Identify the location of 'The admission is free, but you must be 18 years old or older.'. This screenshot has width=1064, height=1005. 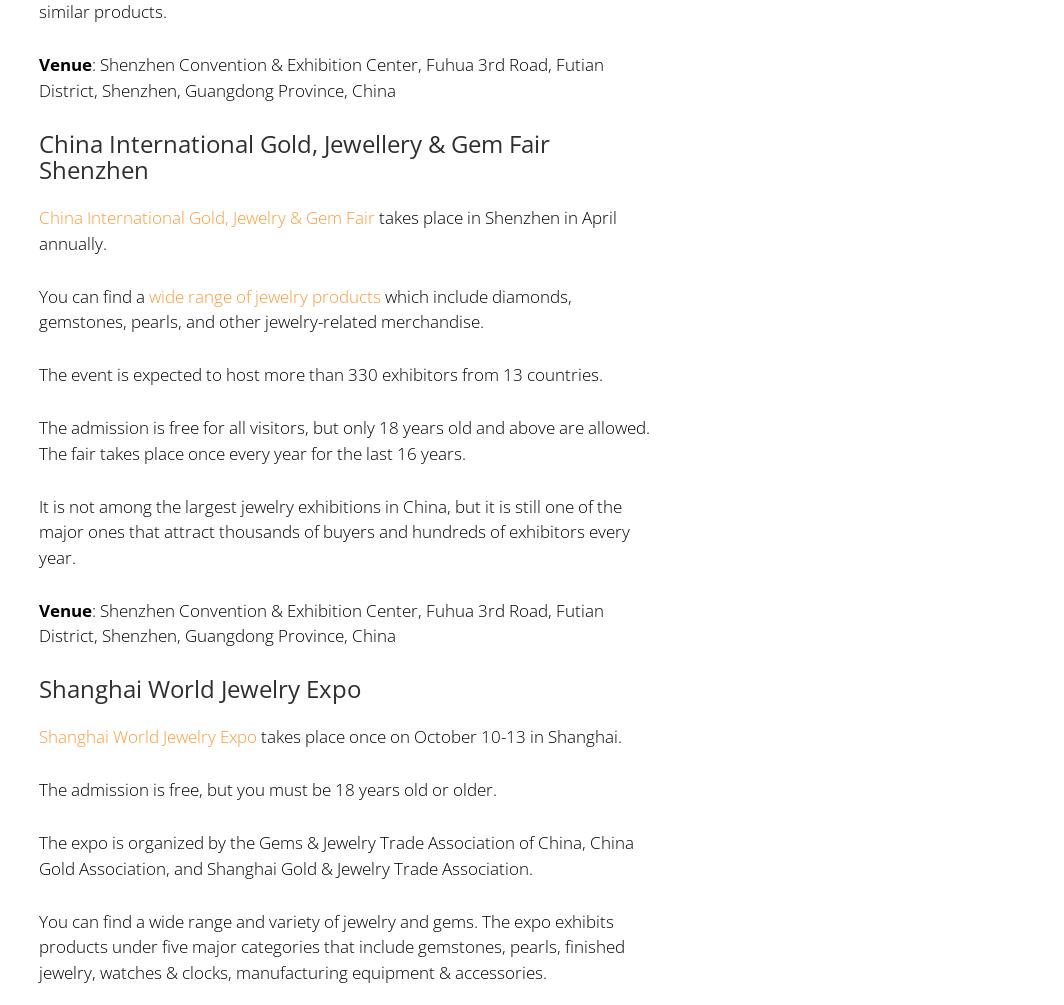
(266, 789).